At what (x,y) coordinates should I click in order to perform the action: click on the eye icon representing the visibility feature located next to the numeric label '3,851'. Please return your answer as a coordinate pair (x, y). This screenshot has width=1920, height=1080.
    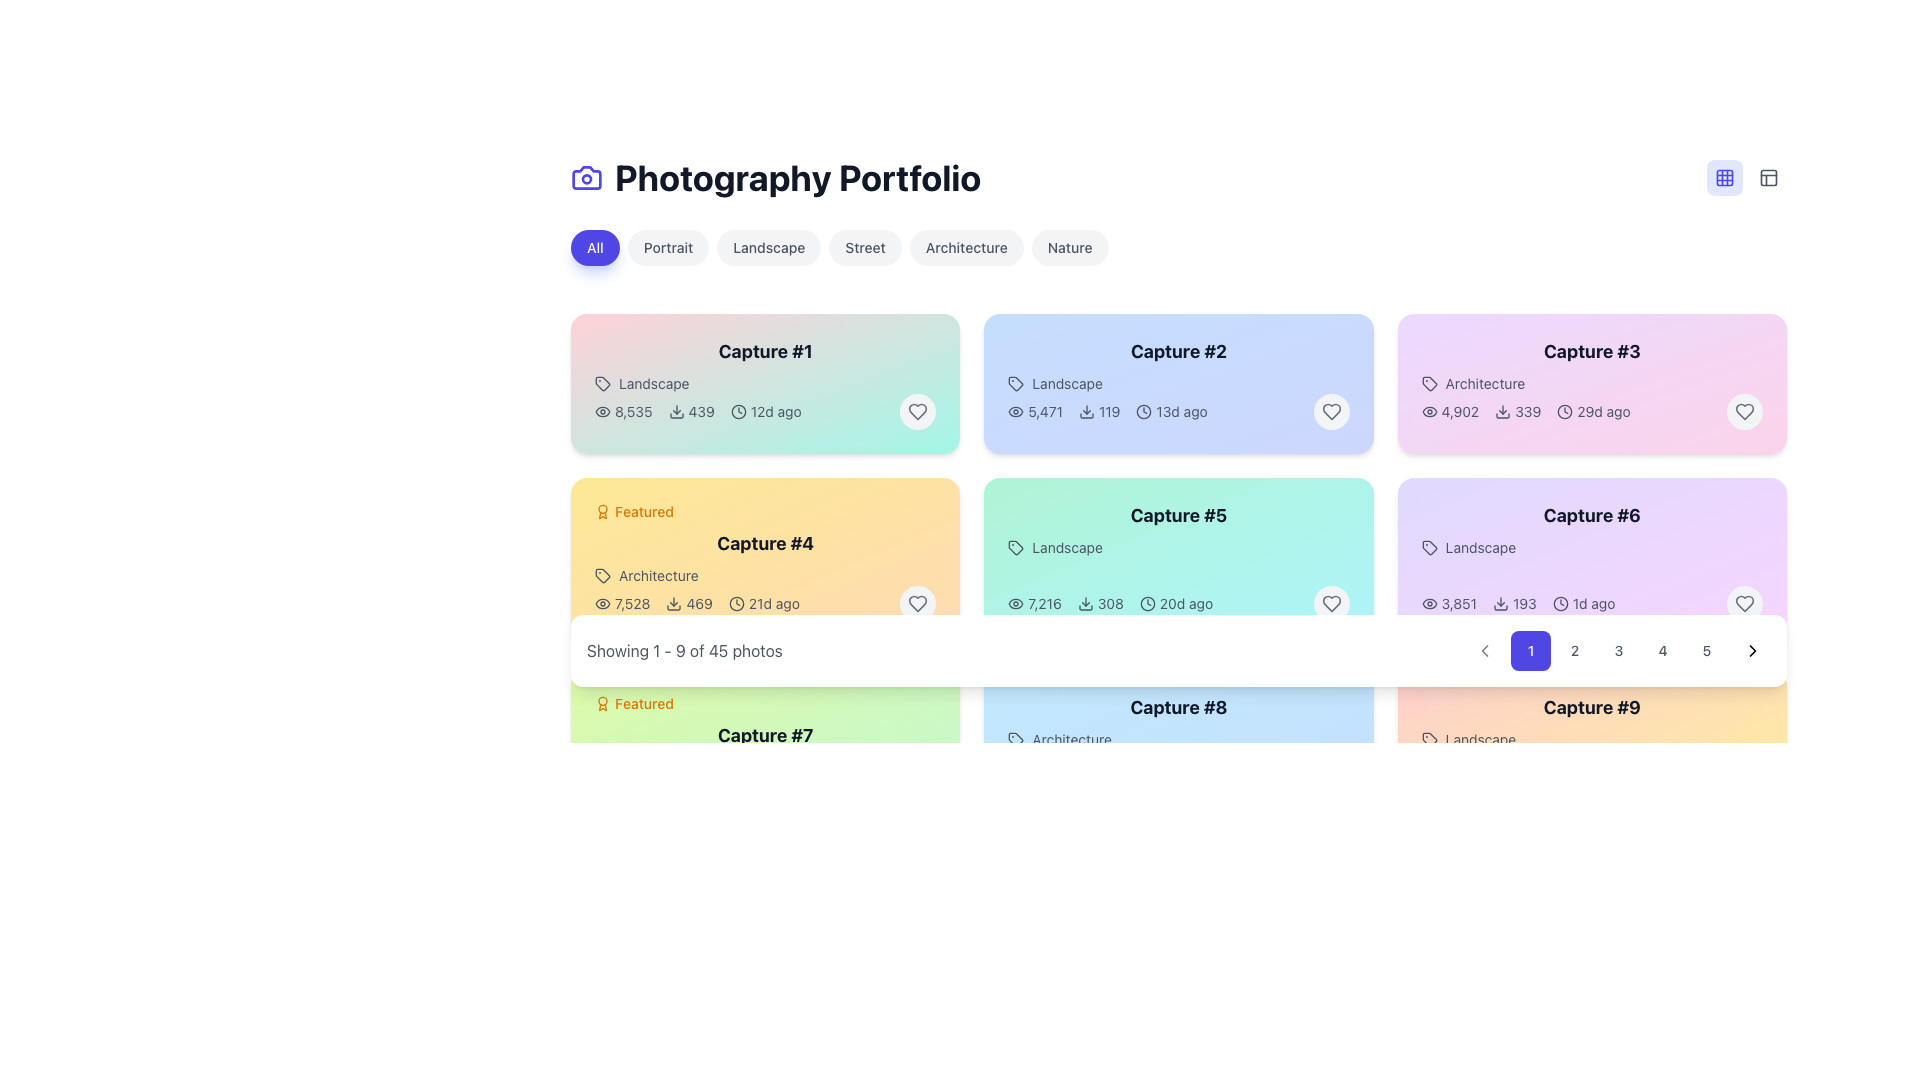
    Looking at the image, I should click on (1428, 603).